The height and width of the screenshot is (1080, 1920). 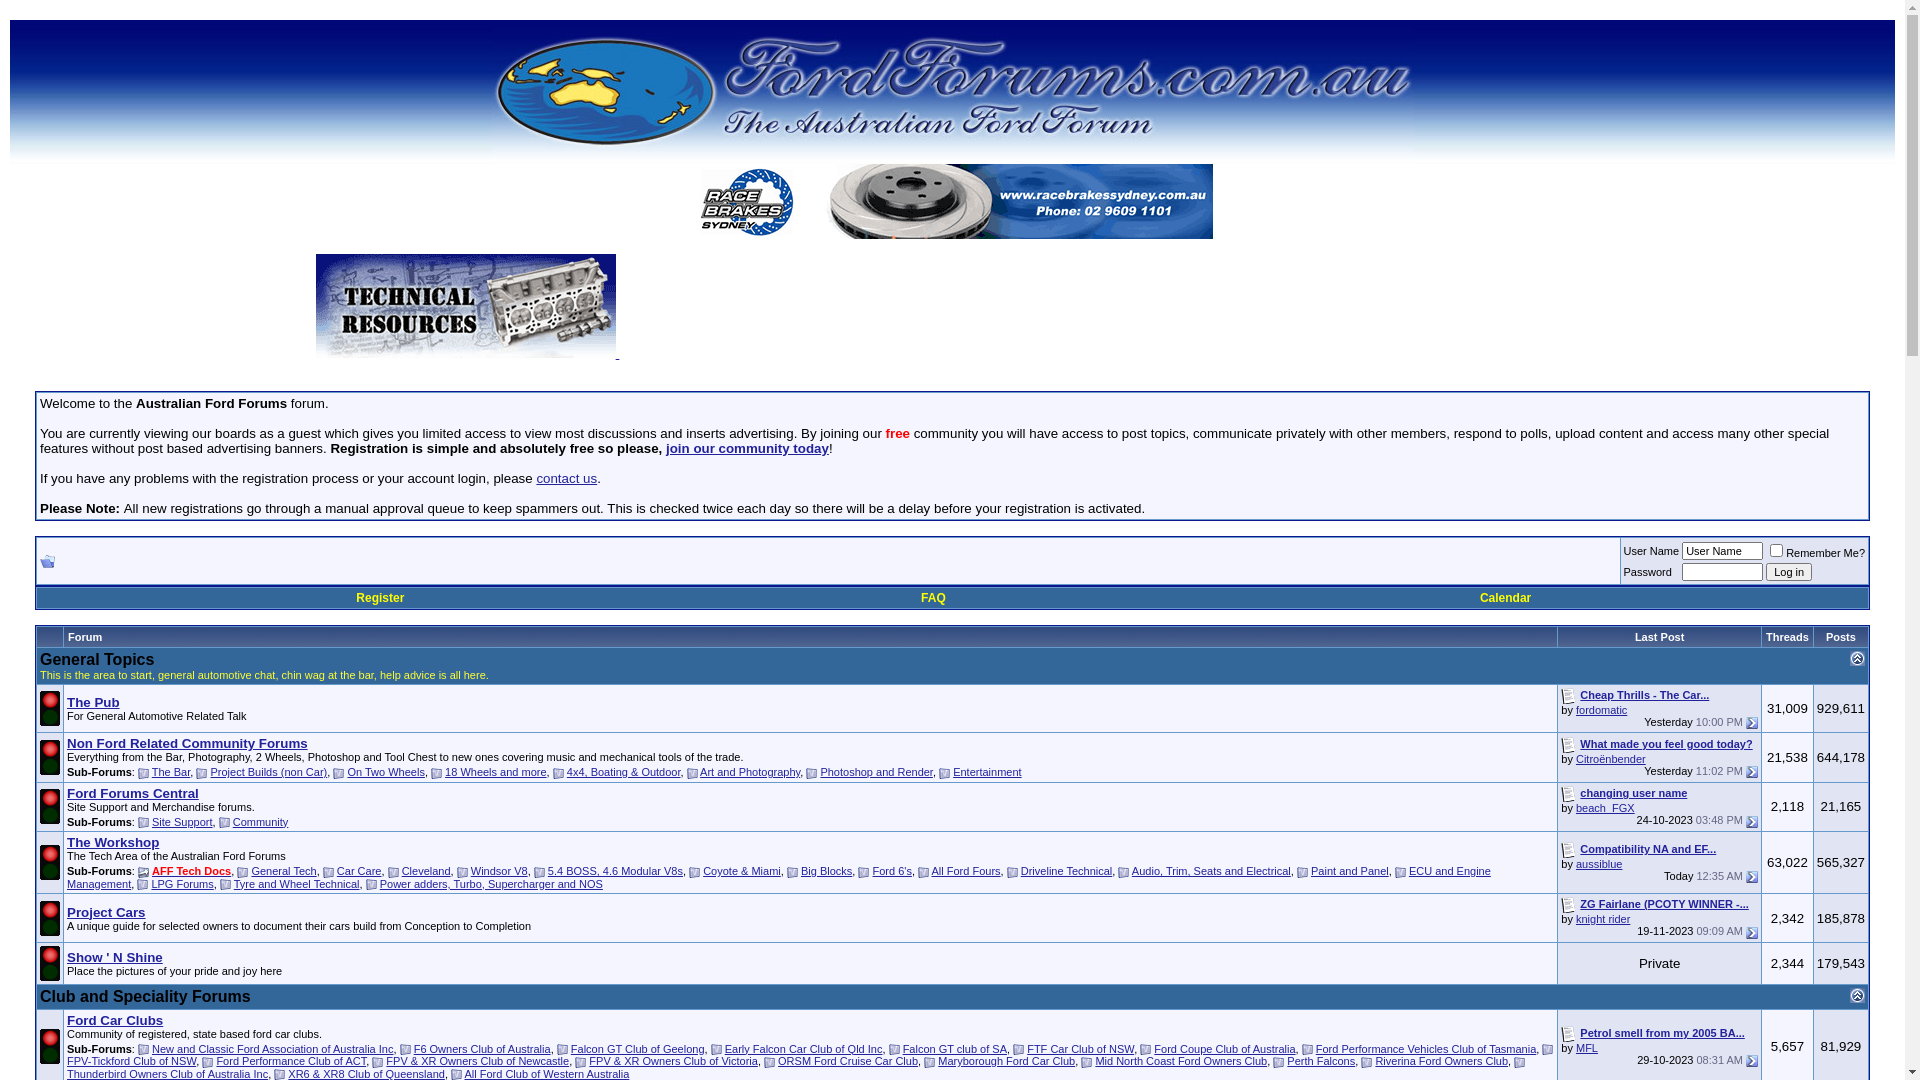 What do you see at coordinates (1065, 870) in the screenshot?
I see `'Driveline Technical'` at bounding box center [1065, 870].